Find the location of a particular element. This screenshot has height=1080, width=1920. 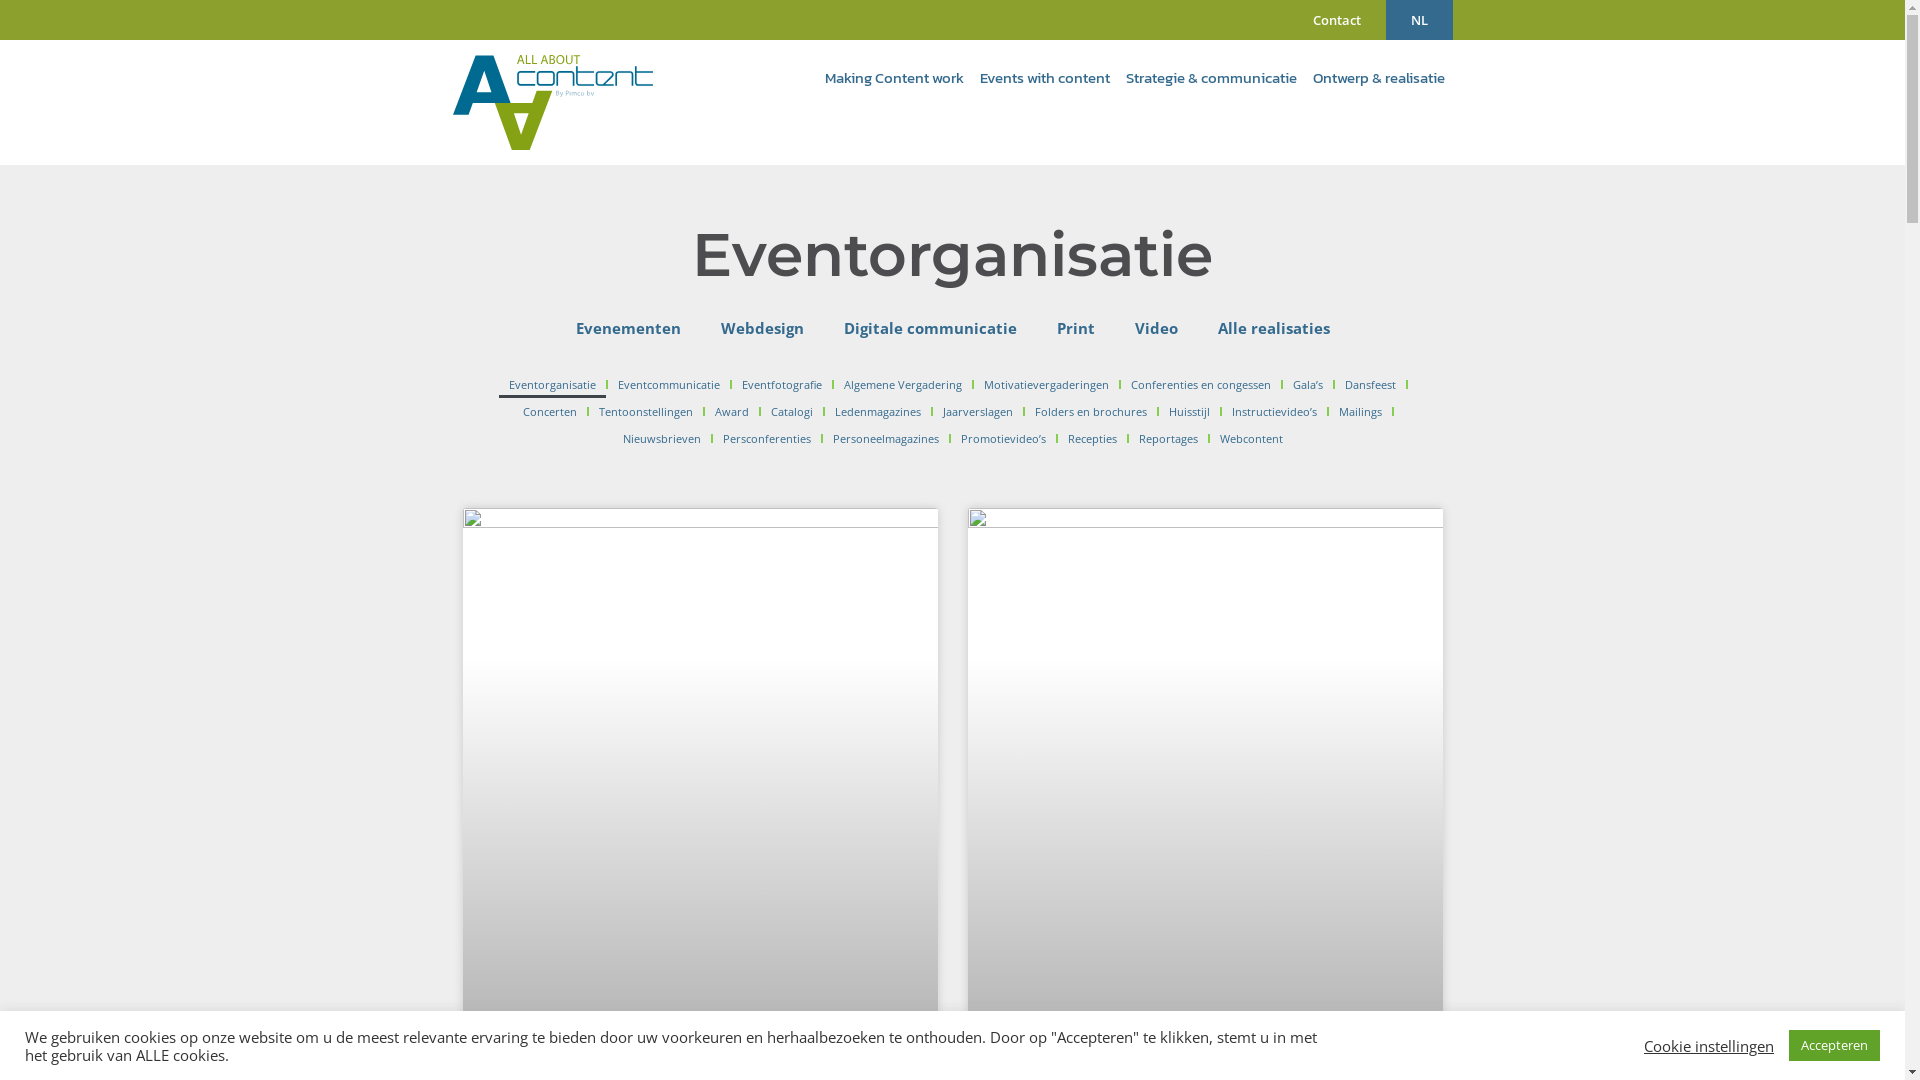

'Ontwerp & realisatie' is located at coordinates (1376, 76).